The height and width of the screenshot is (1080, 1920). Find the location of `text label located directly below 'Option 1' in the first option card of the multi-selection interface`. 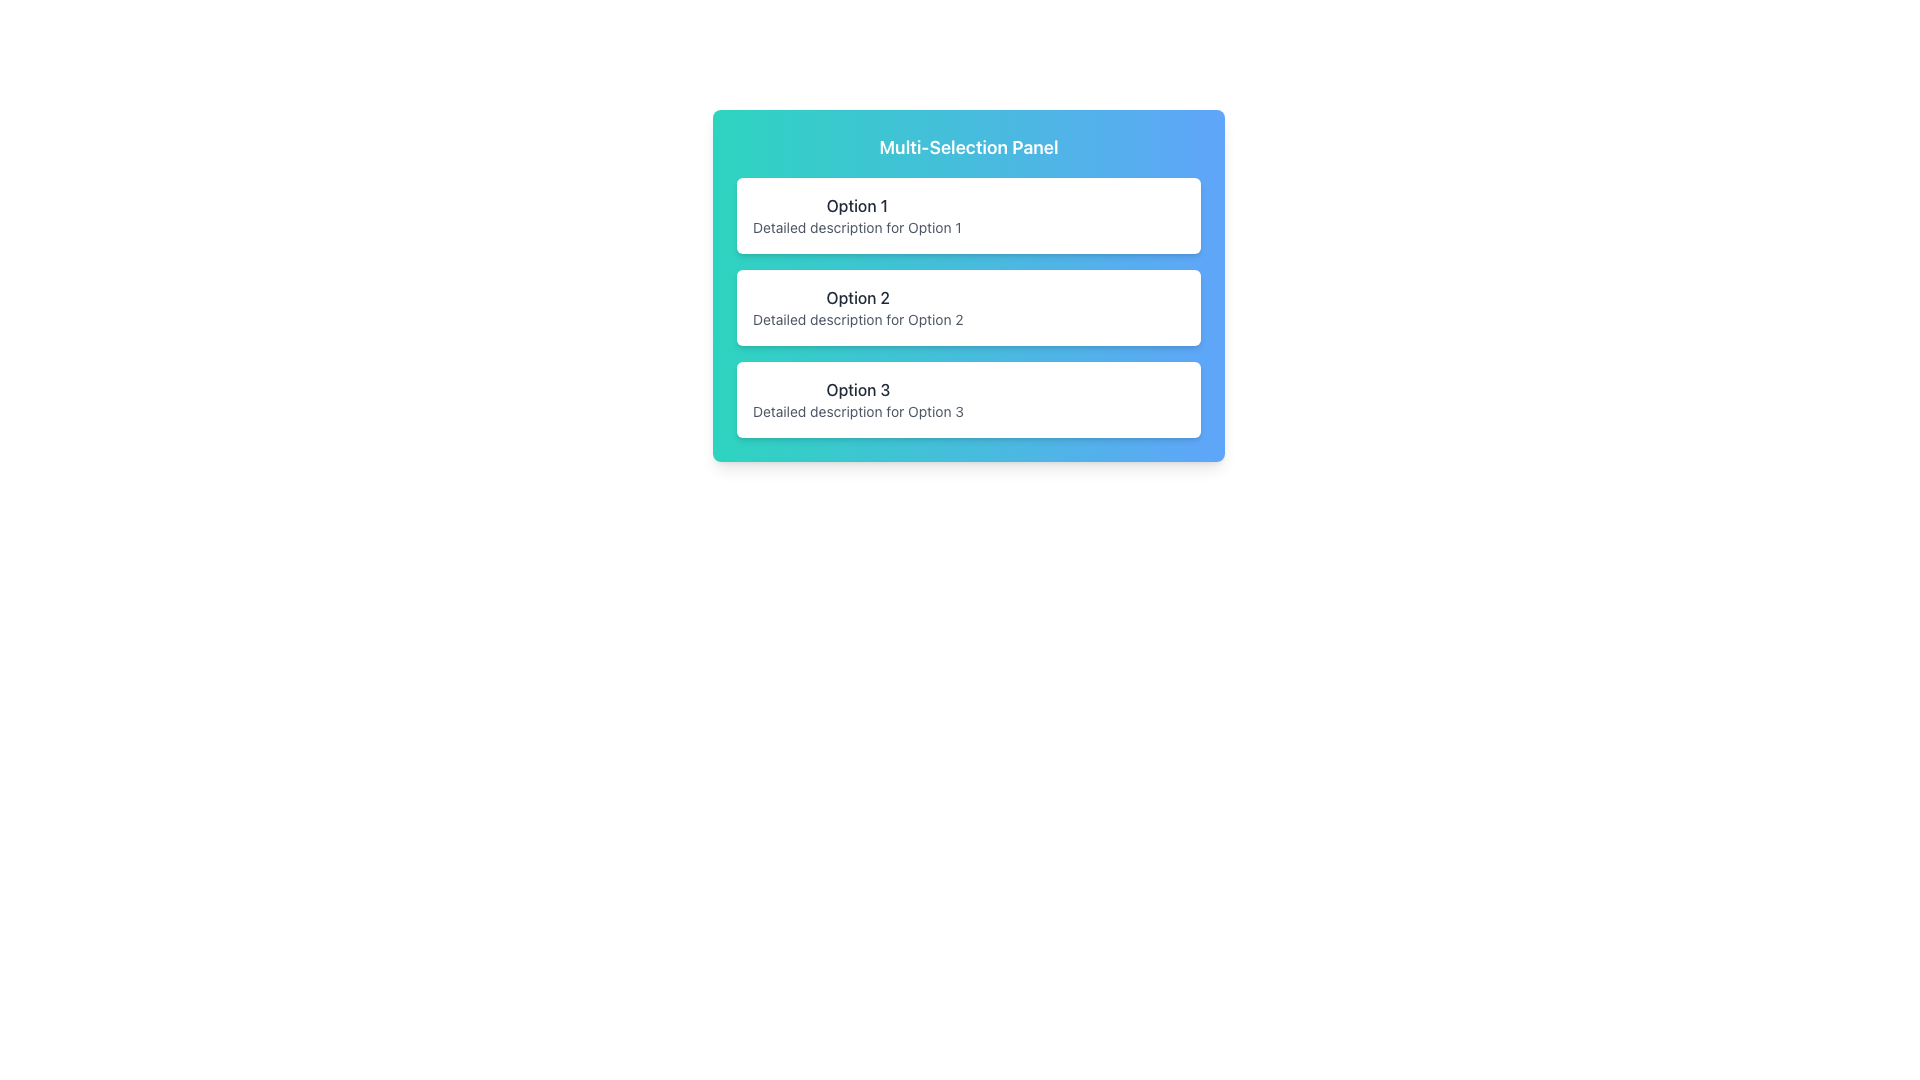

text label located directly below 'Option 1' in the first option card of the multi-selection interface is located at coordinates (857, 226).